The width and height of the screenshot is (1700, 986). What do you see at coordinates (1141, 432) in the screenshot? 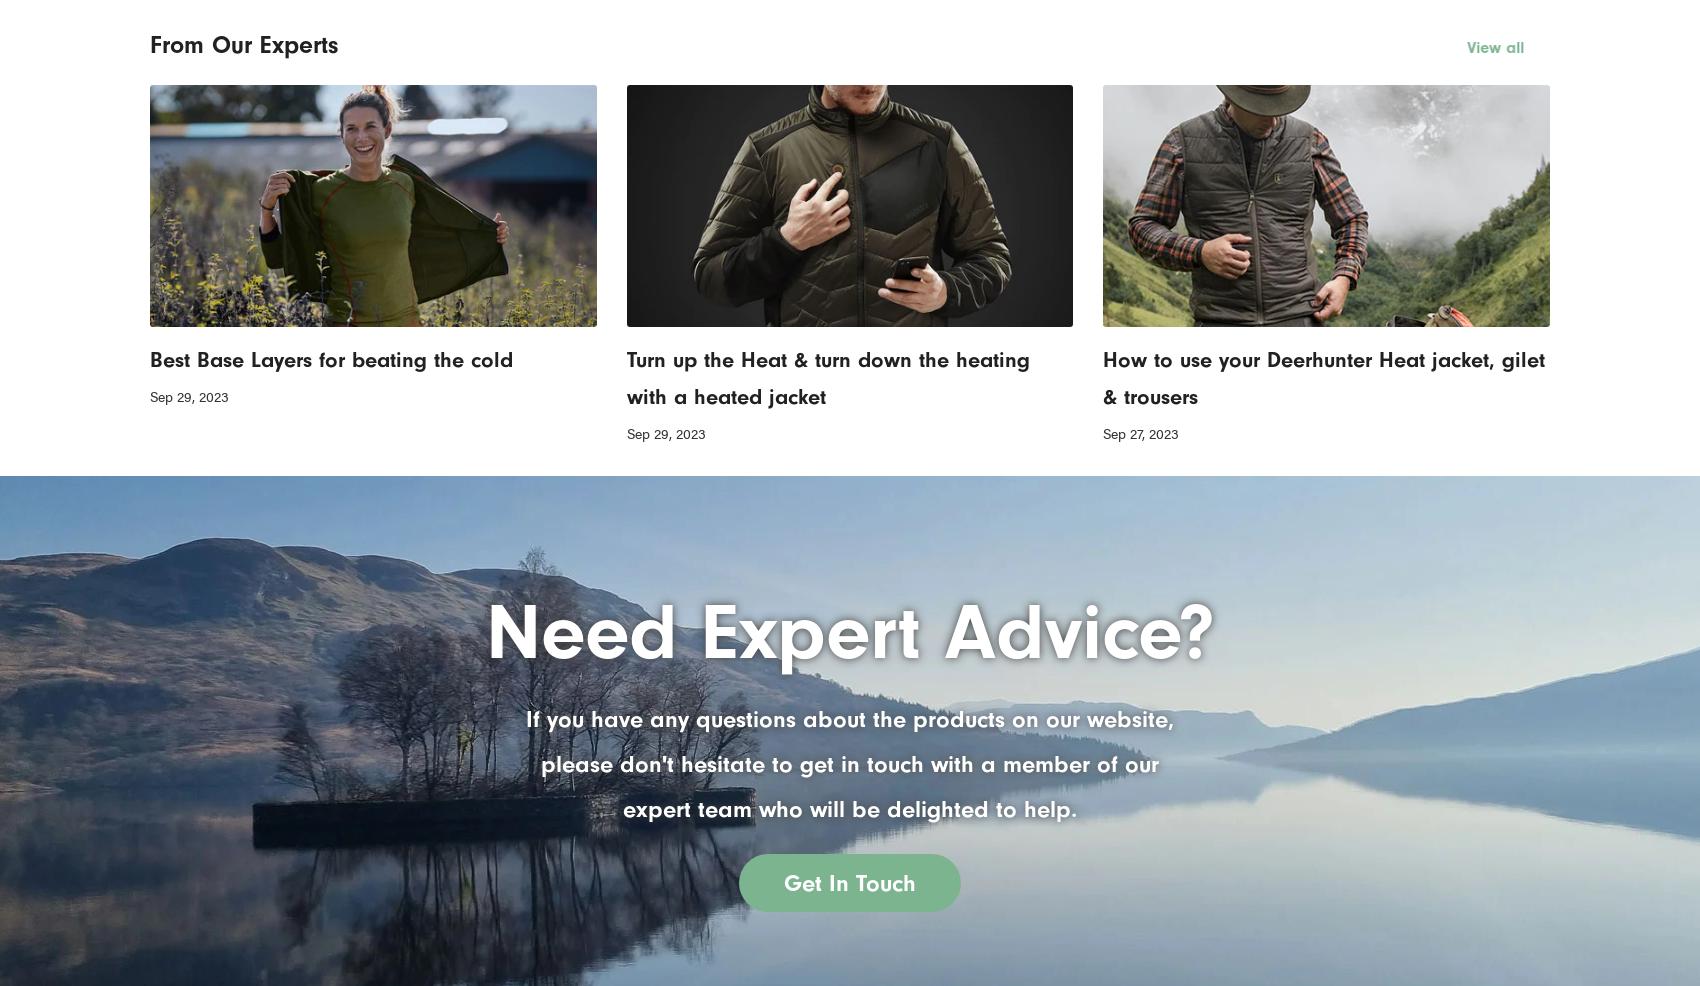
I see `'Sep 27, 2023'` at bounding box center [1141, 432].